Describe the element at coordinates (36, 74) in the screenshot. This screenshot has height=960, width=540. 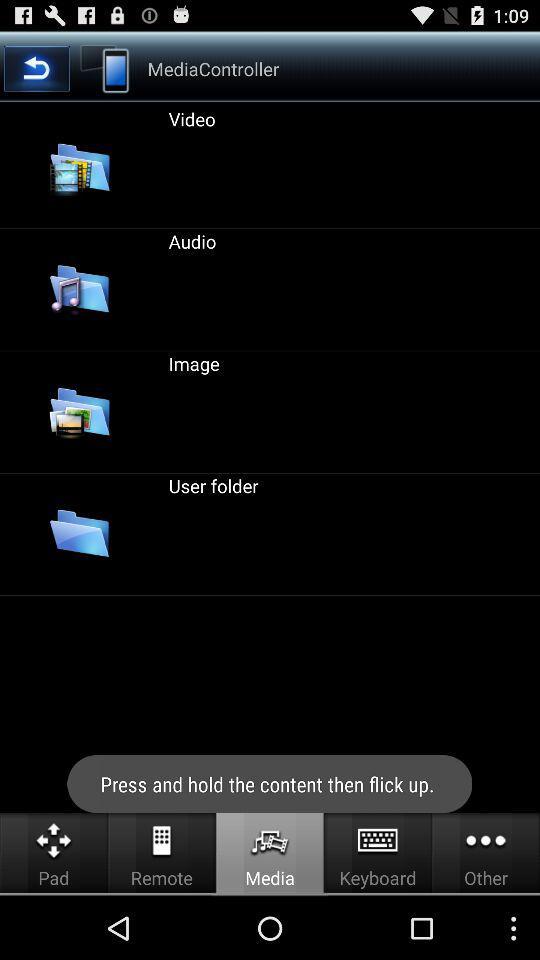
I see `the undo icon` at that location.